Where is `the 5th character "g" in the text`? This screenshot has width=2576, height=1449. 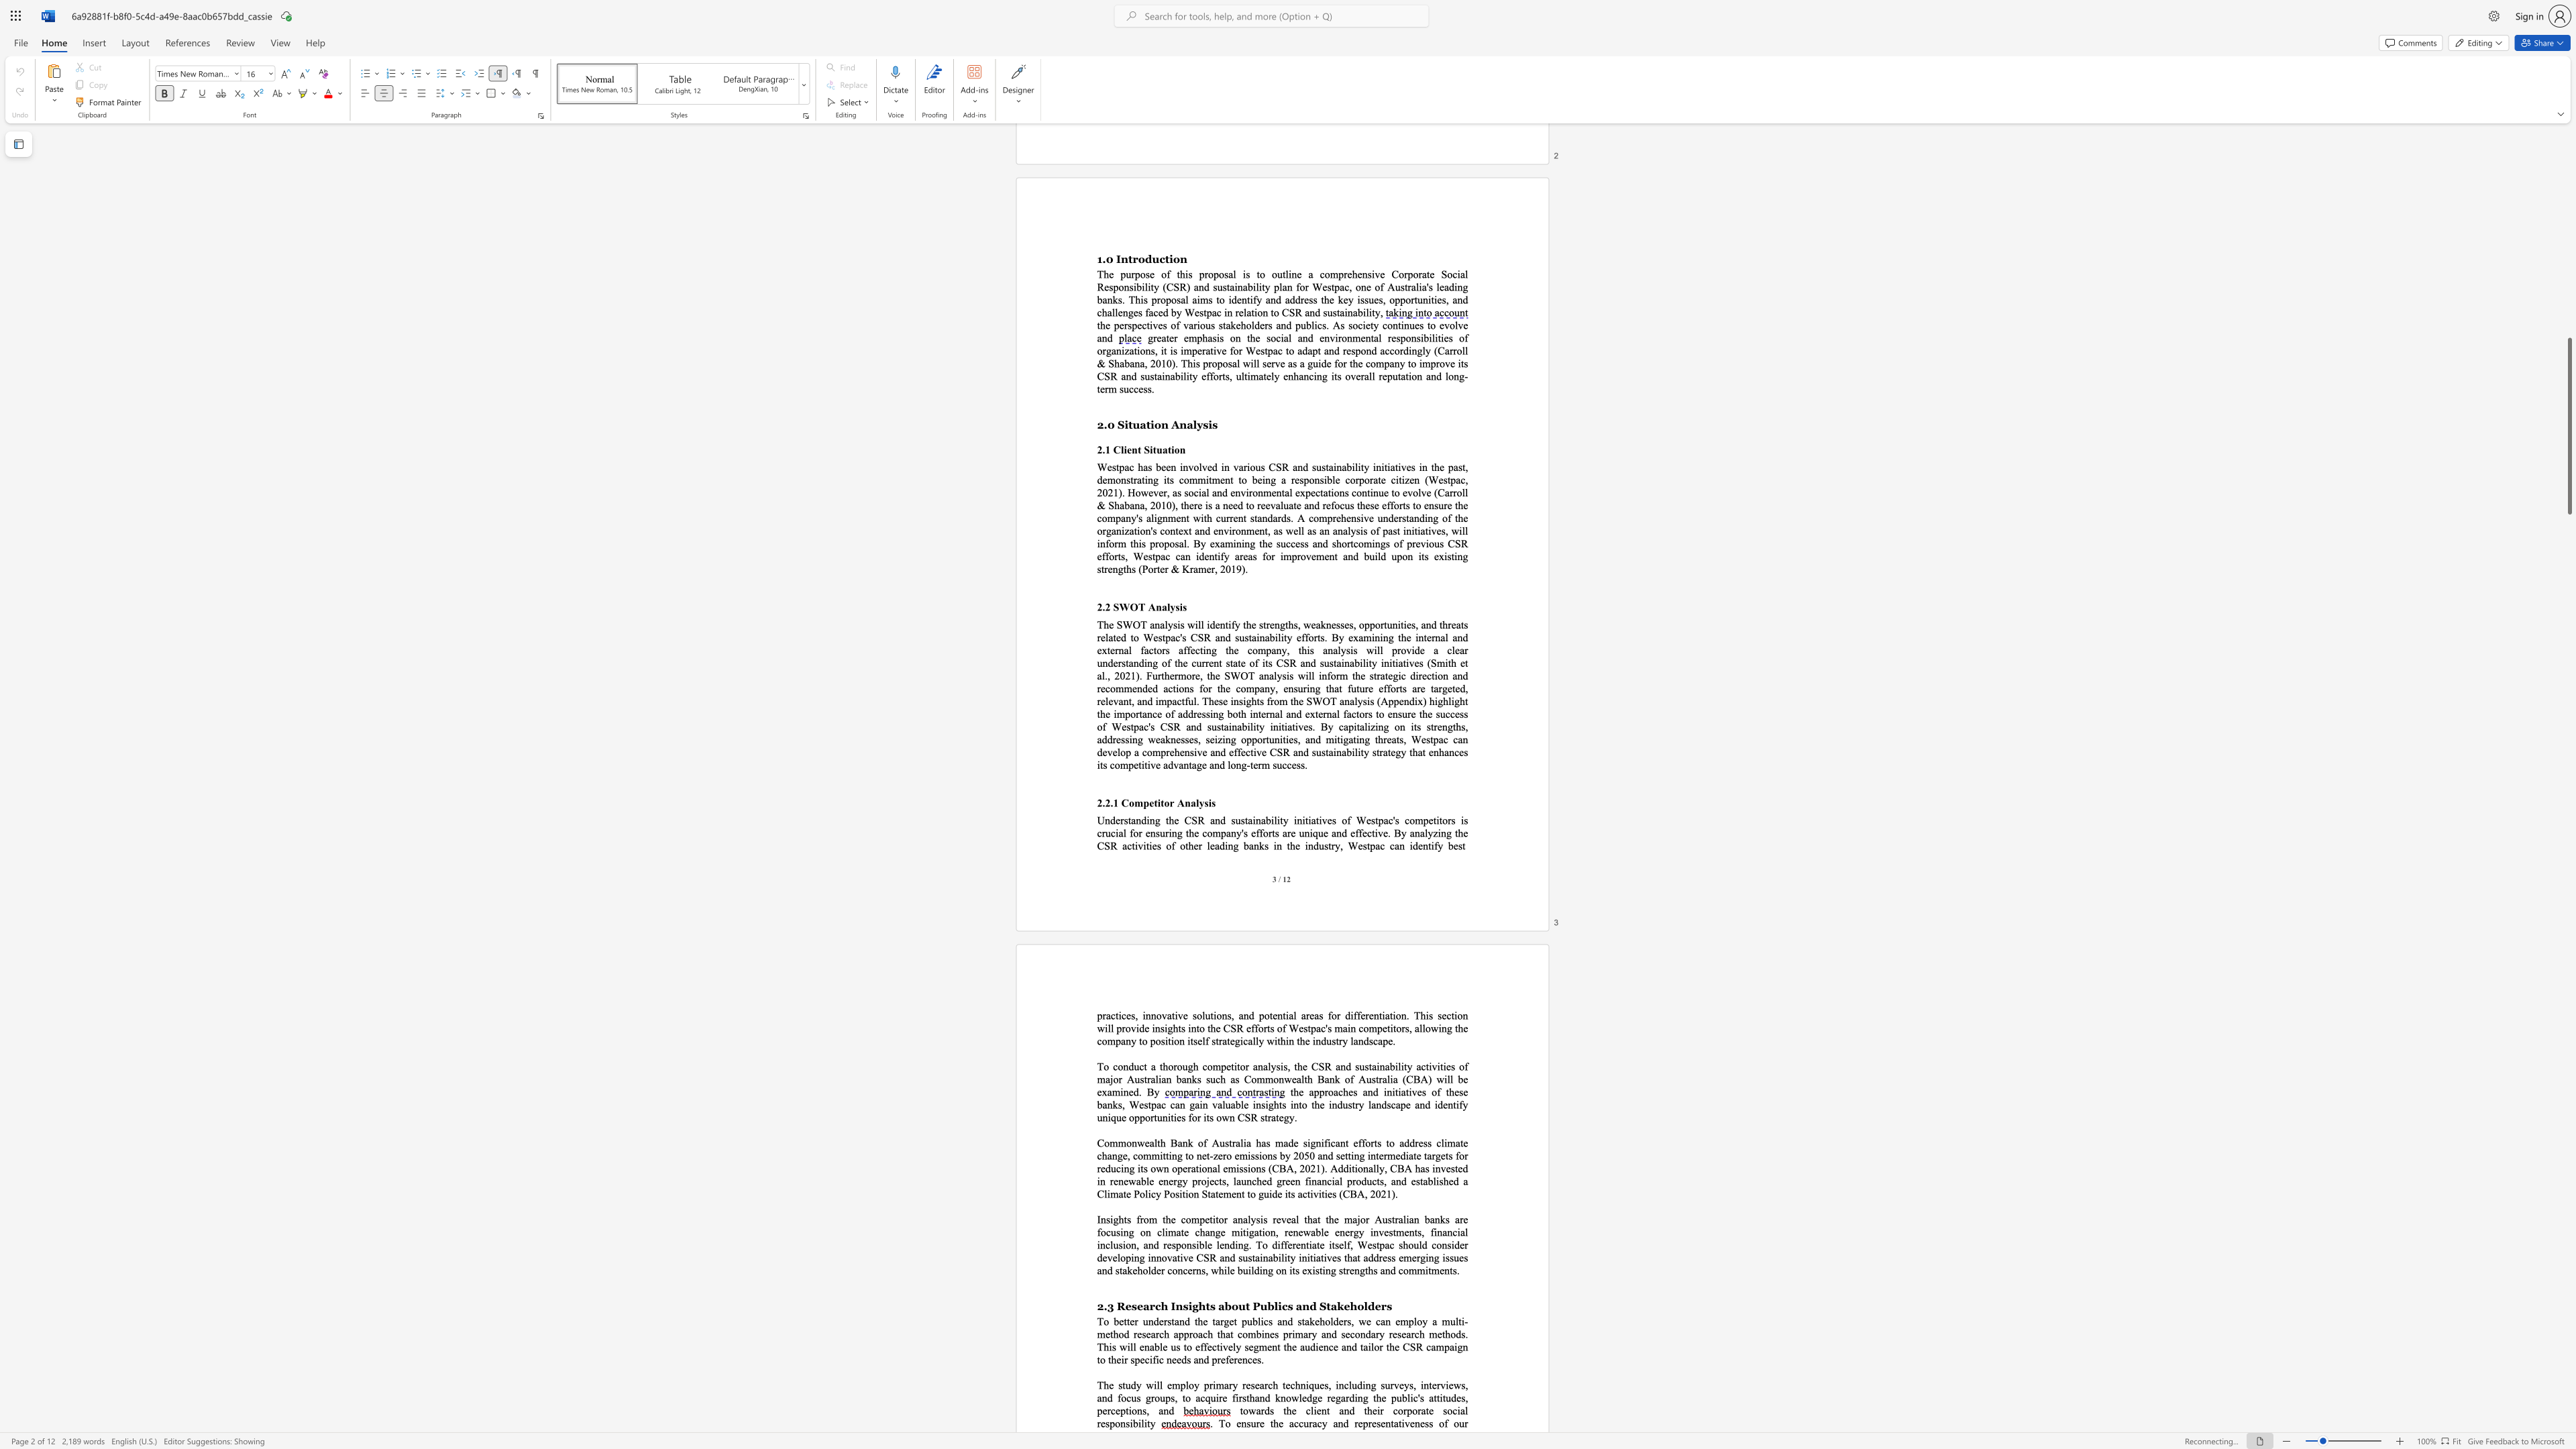 the 5th character "g" in the text is located at coordinates (1354, 1231).